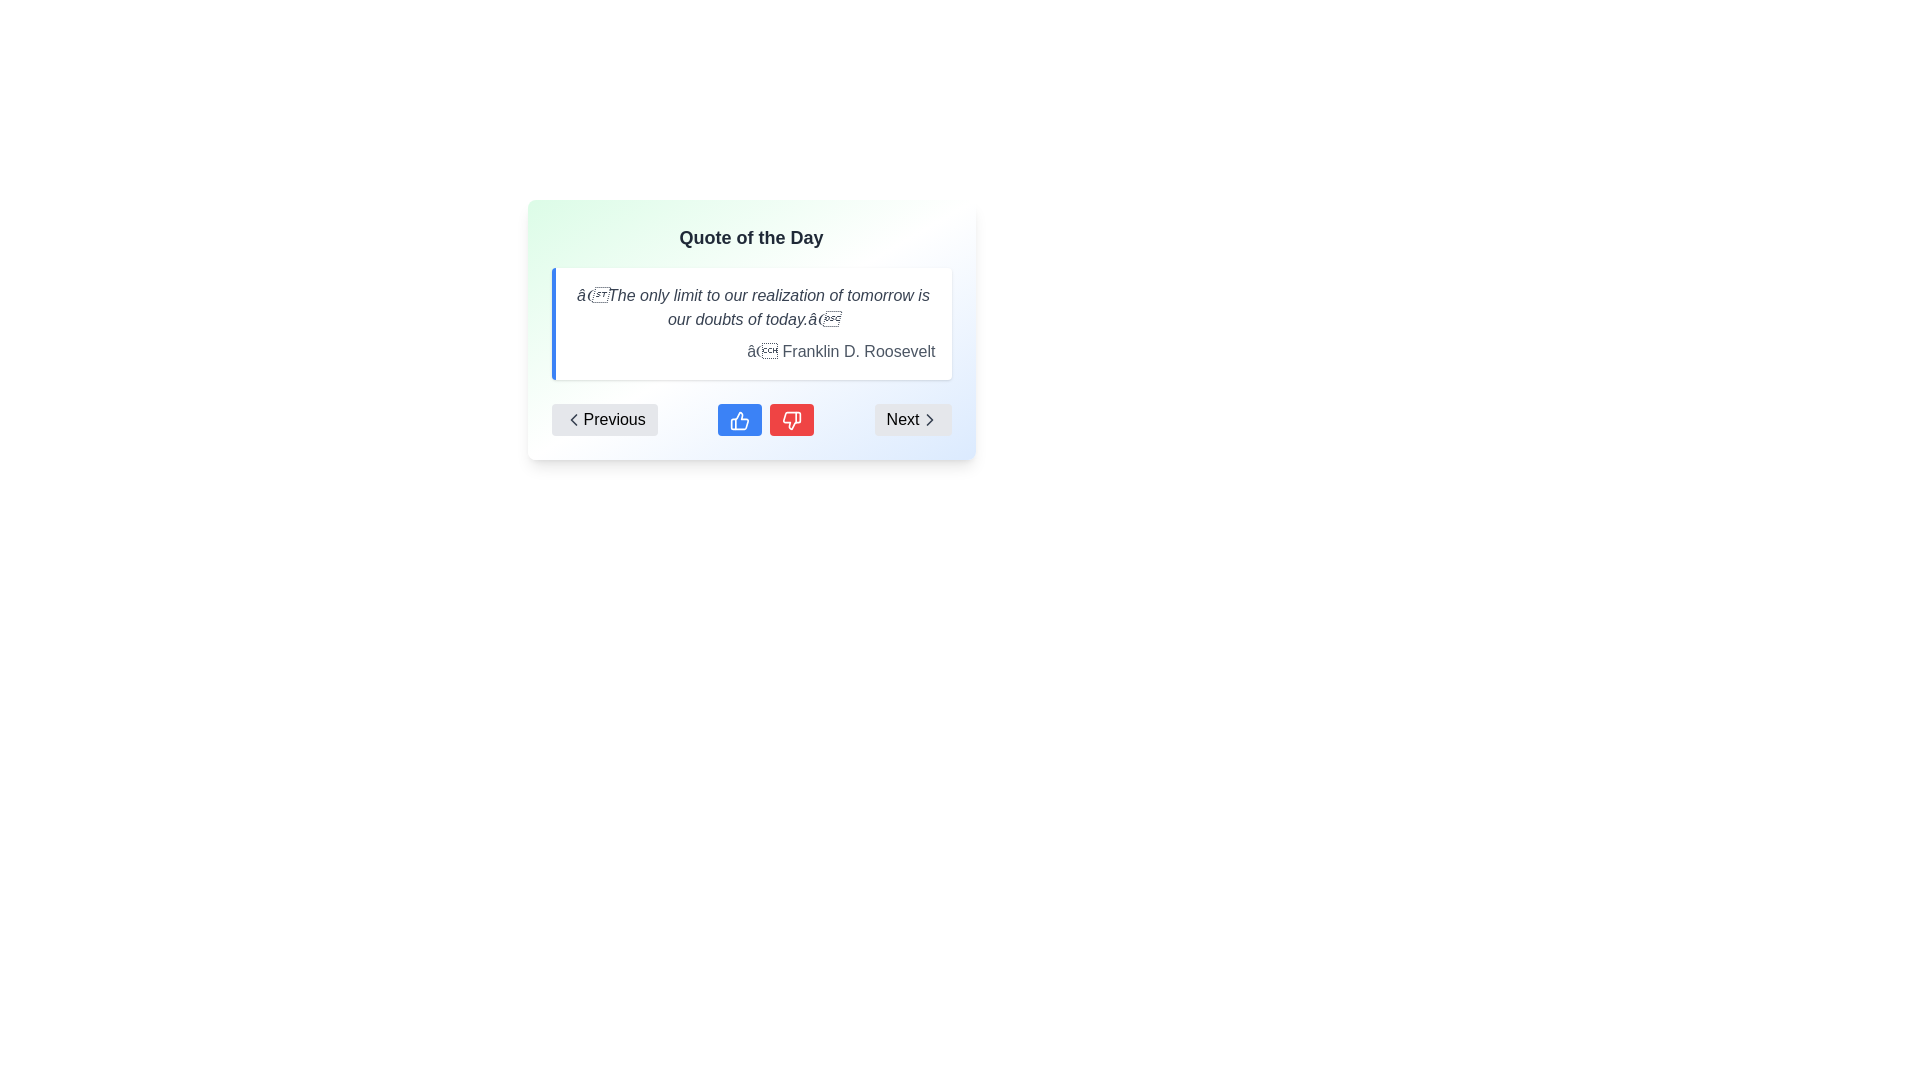 The height and width of the screenshot is (1080, 1920). What do you see at coordinates (791, 419) in the screenshot?
I see `the downvote button located in the horizontal row of buttons below the quote, positioned to the right of the thumbs-up button and to the left of the 'Next >' button` at bounding box center [791, 419].